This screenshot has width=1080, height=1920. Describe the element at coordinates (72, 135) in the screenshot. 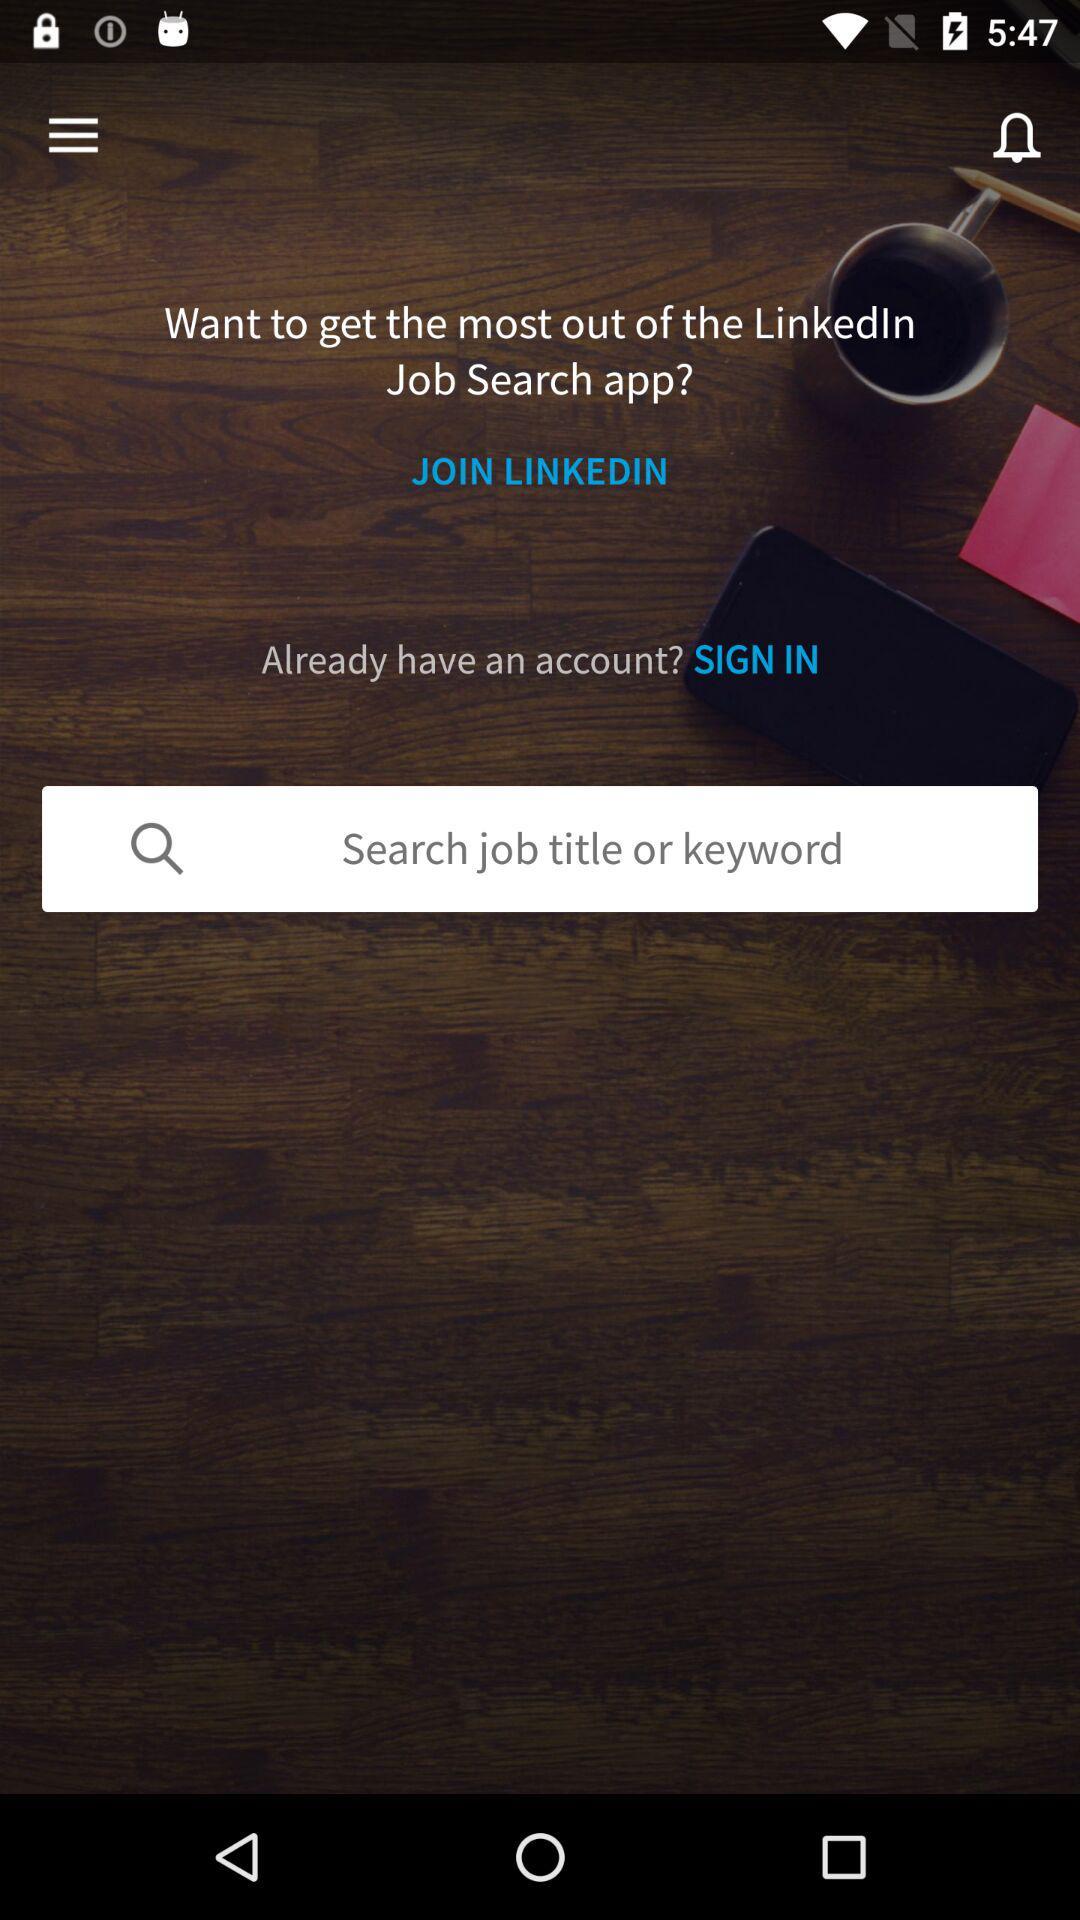

I see `item next to search icon` at that location.